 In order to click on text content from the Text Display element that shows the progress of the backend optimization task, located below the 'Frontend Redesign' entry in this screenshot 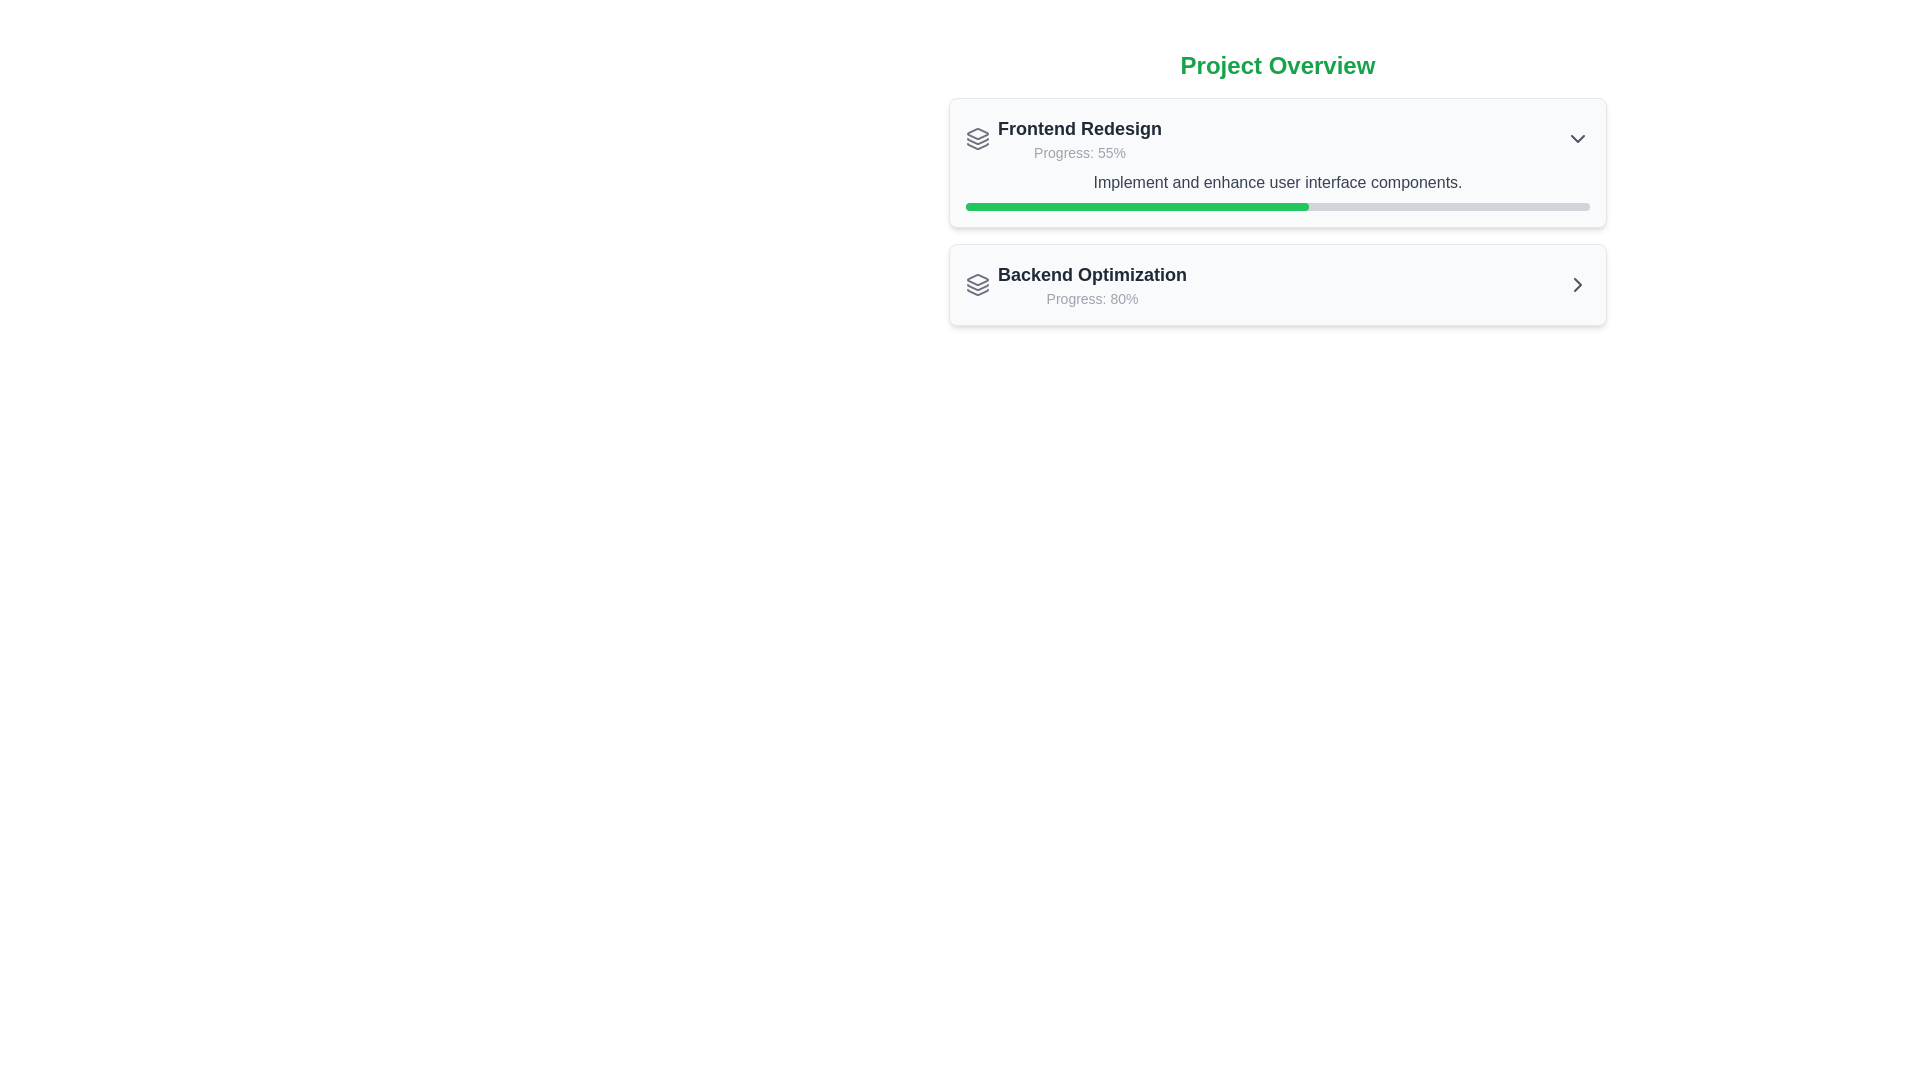, I will do `click(1091, 285)`.